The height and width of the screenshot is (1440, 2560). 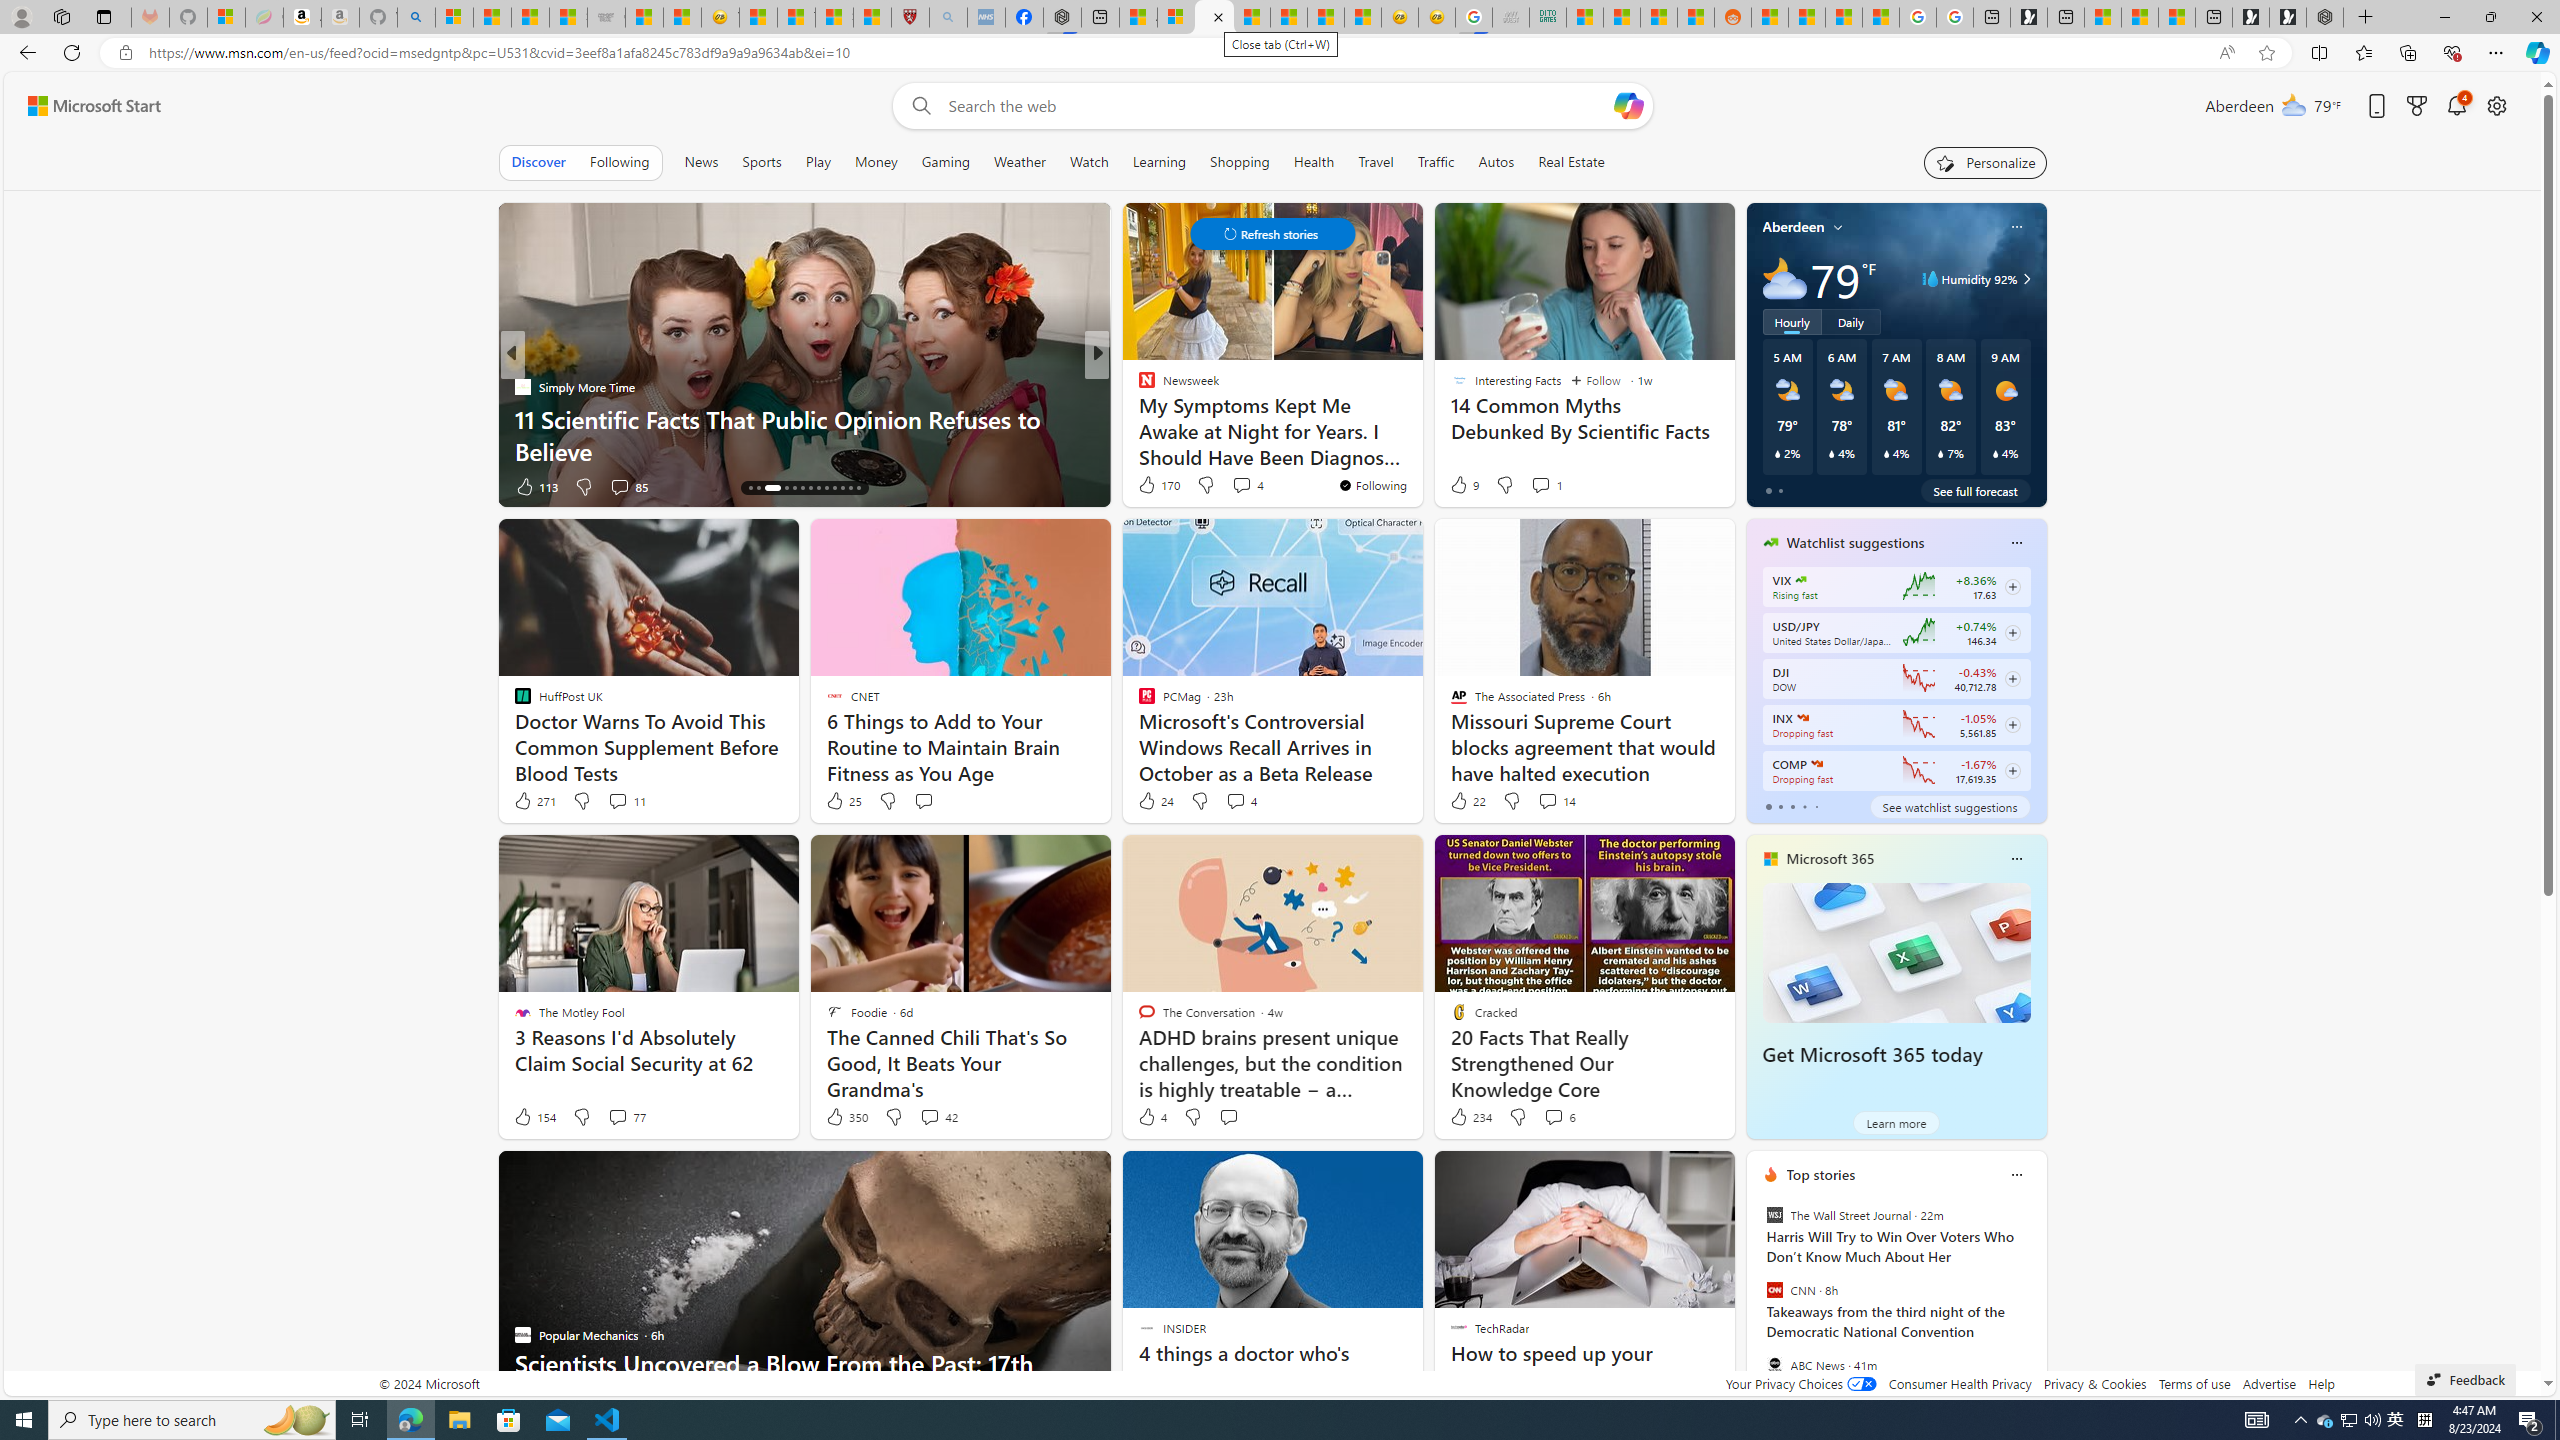 What do you see at coordinates (1773, 1290) in the screenshot?
I see `'CNN'` at bounding box center [1773, 1290].